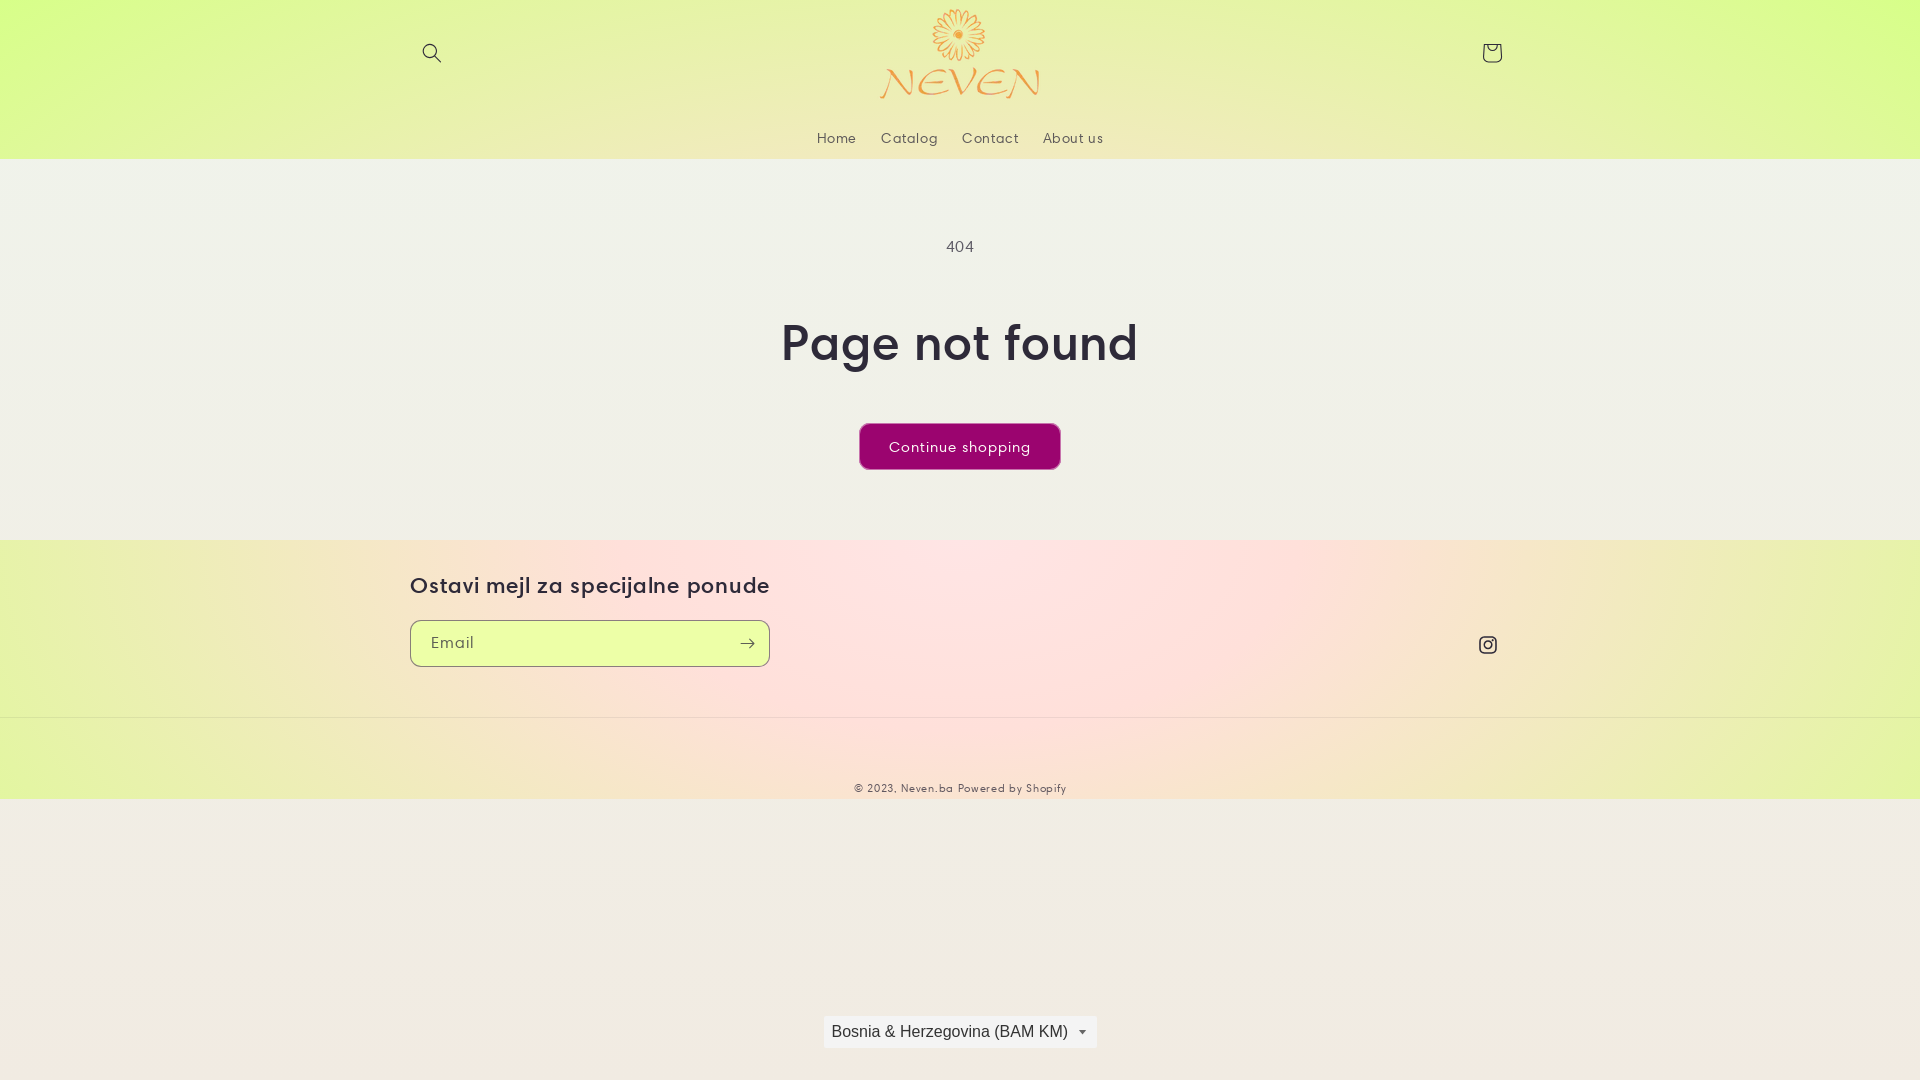  Describe the element at coordinates (1012, 786) in the screenshot. I see `'Powered by Shopify'` at that location.